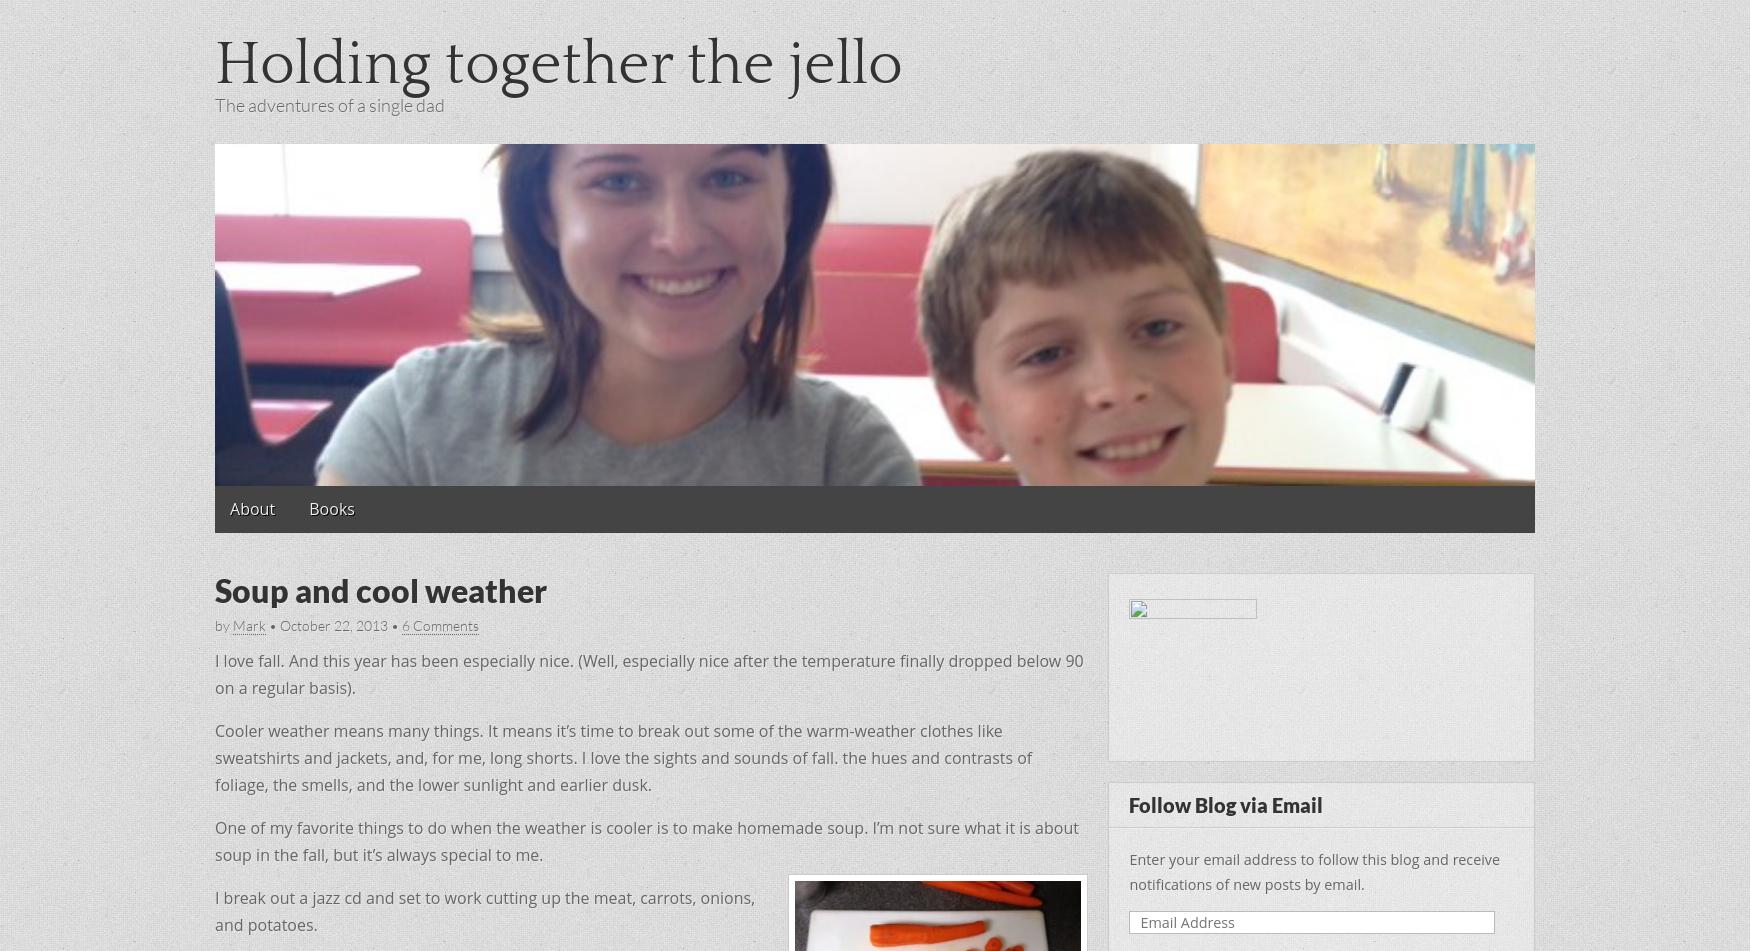 This screenshot has width=1750, height=951. What do you see at coordinates (330, 104) in the screenshot?
I see `'The adventures of a single dad'` at bounding box center [330, 104].